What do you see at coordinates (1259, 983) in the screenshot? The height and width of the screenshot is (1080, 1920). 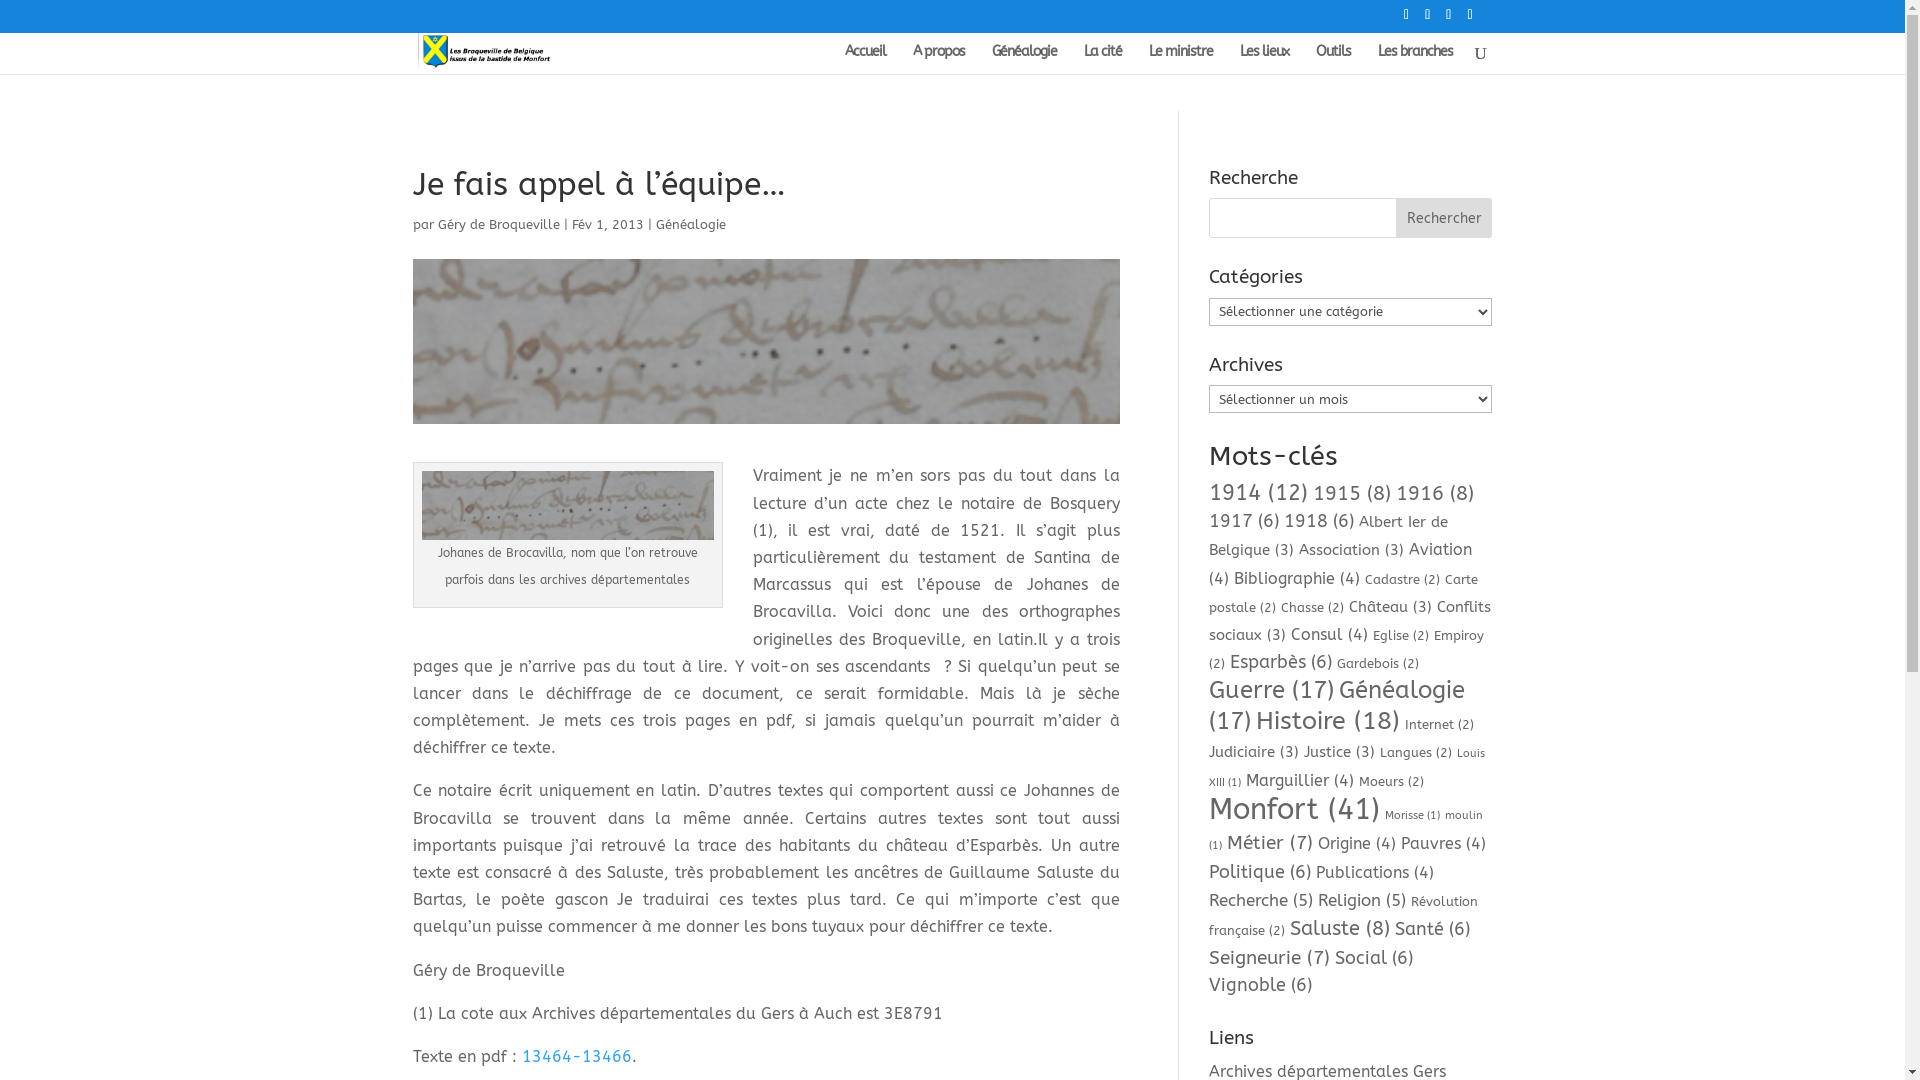 I see `'Vignoble (6)'` at bounding box center [1259, 983].